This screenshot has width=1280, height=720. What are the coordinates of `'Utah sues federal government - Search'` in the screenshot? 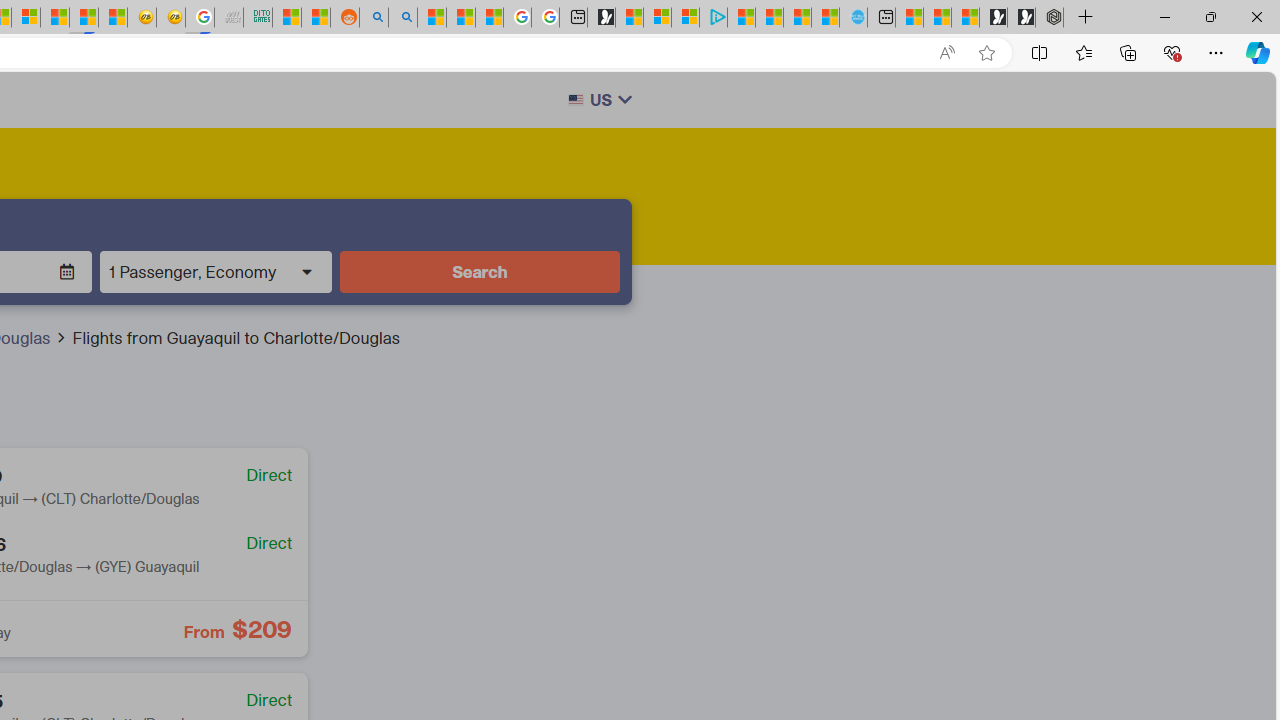 It's located at (402, 17).